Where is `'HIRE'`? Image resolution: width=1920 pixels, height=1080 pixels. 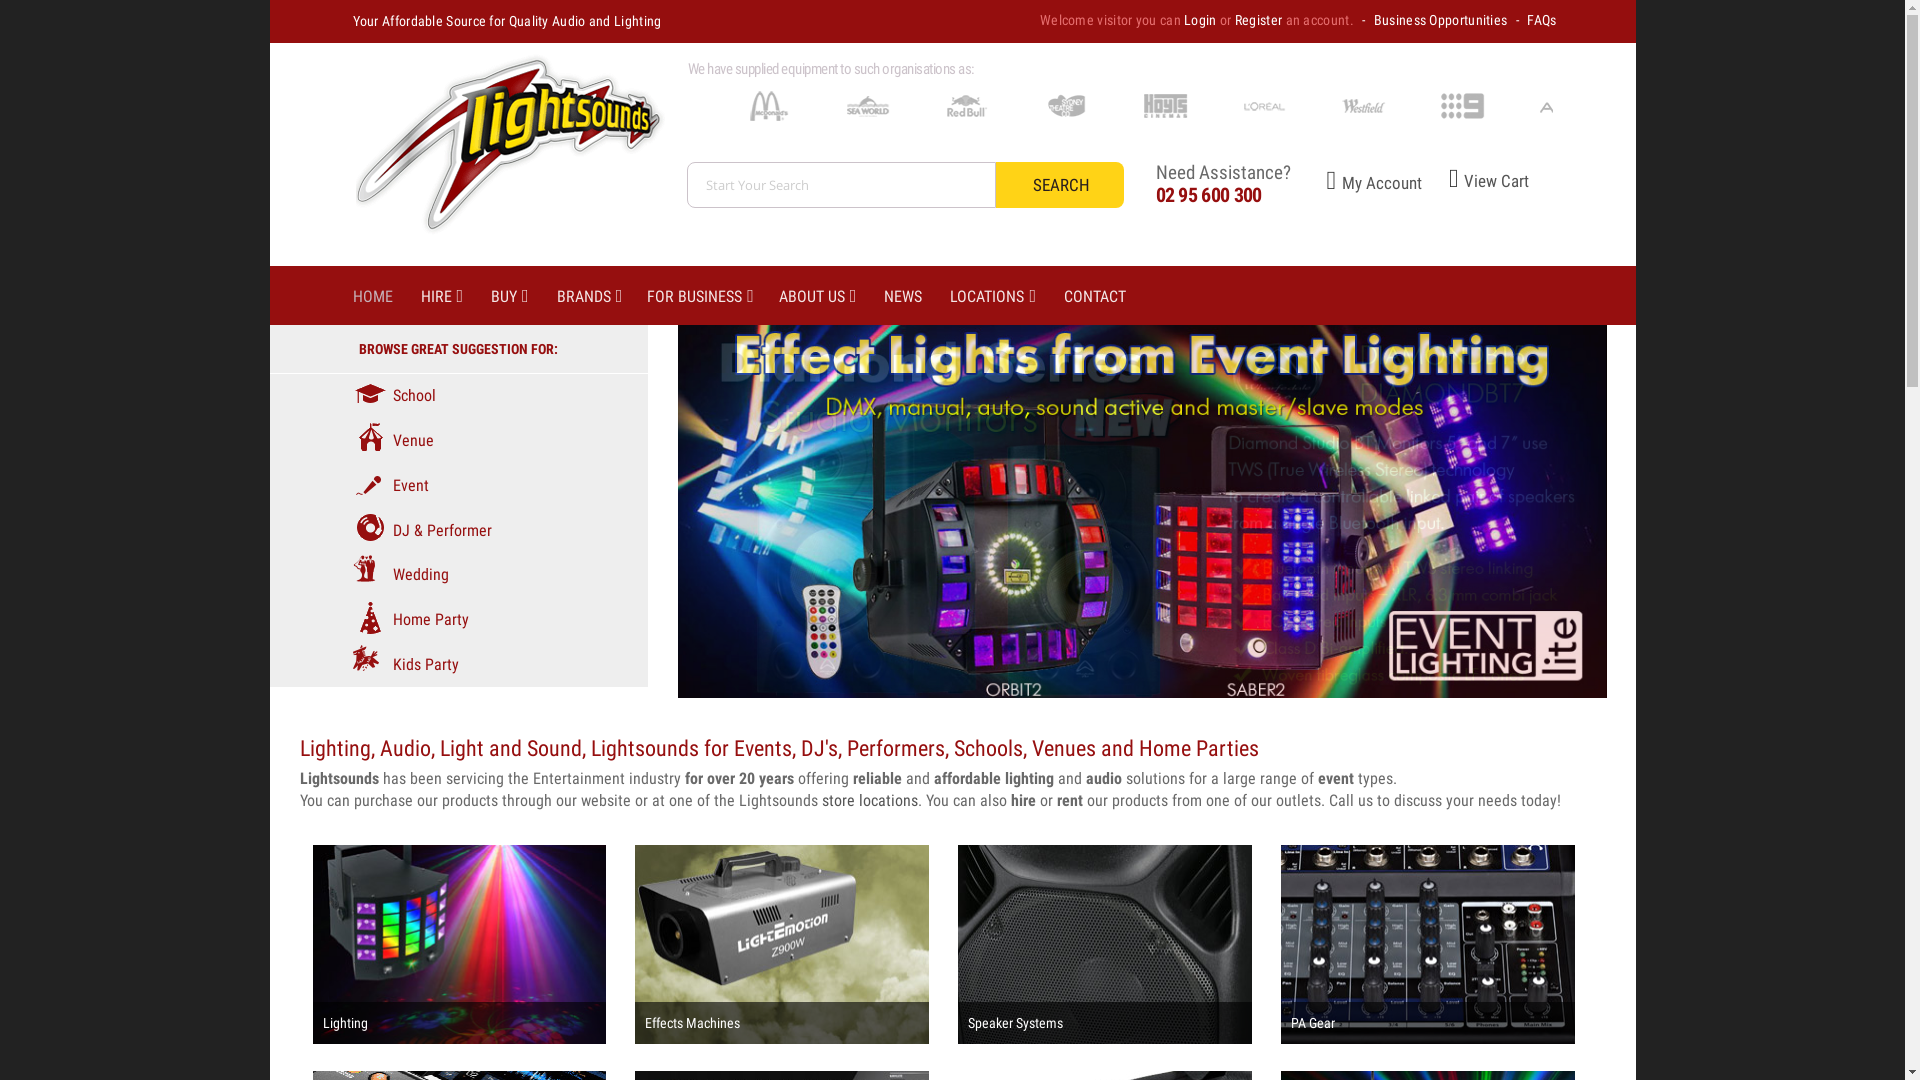 'HIRE' is located at coordinates (419, 297).